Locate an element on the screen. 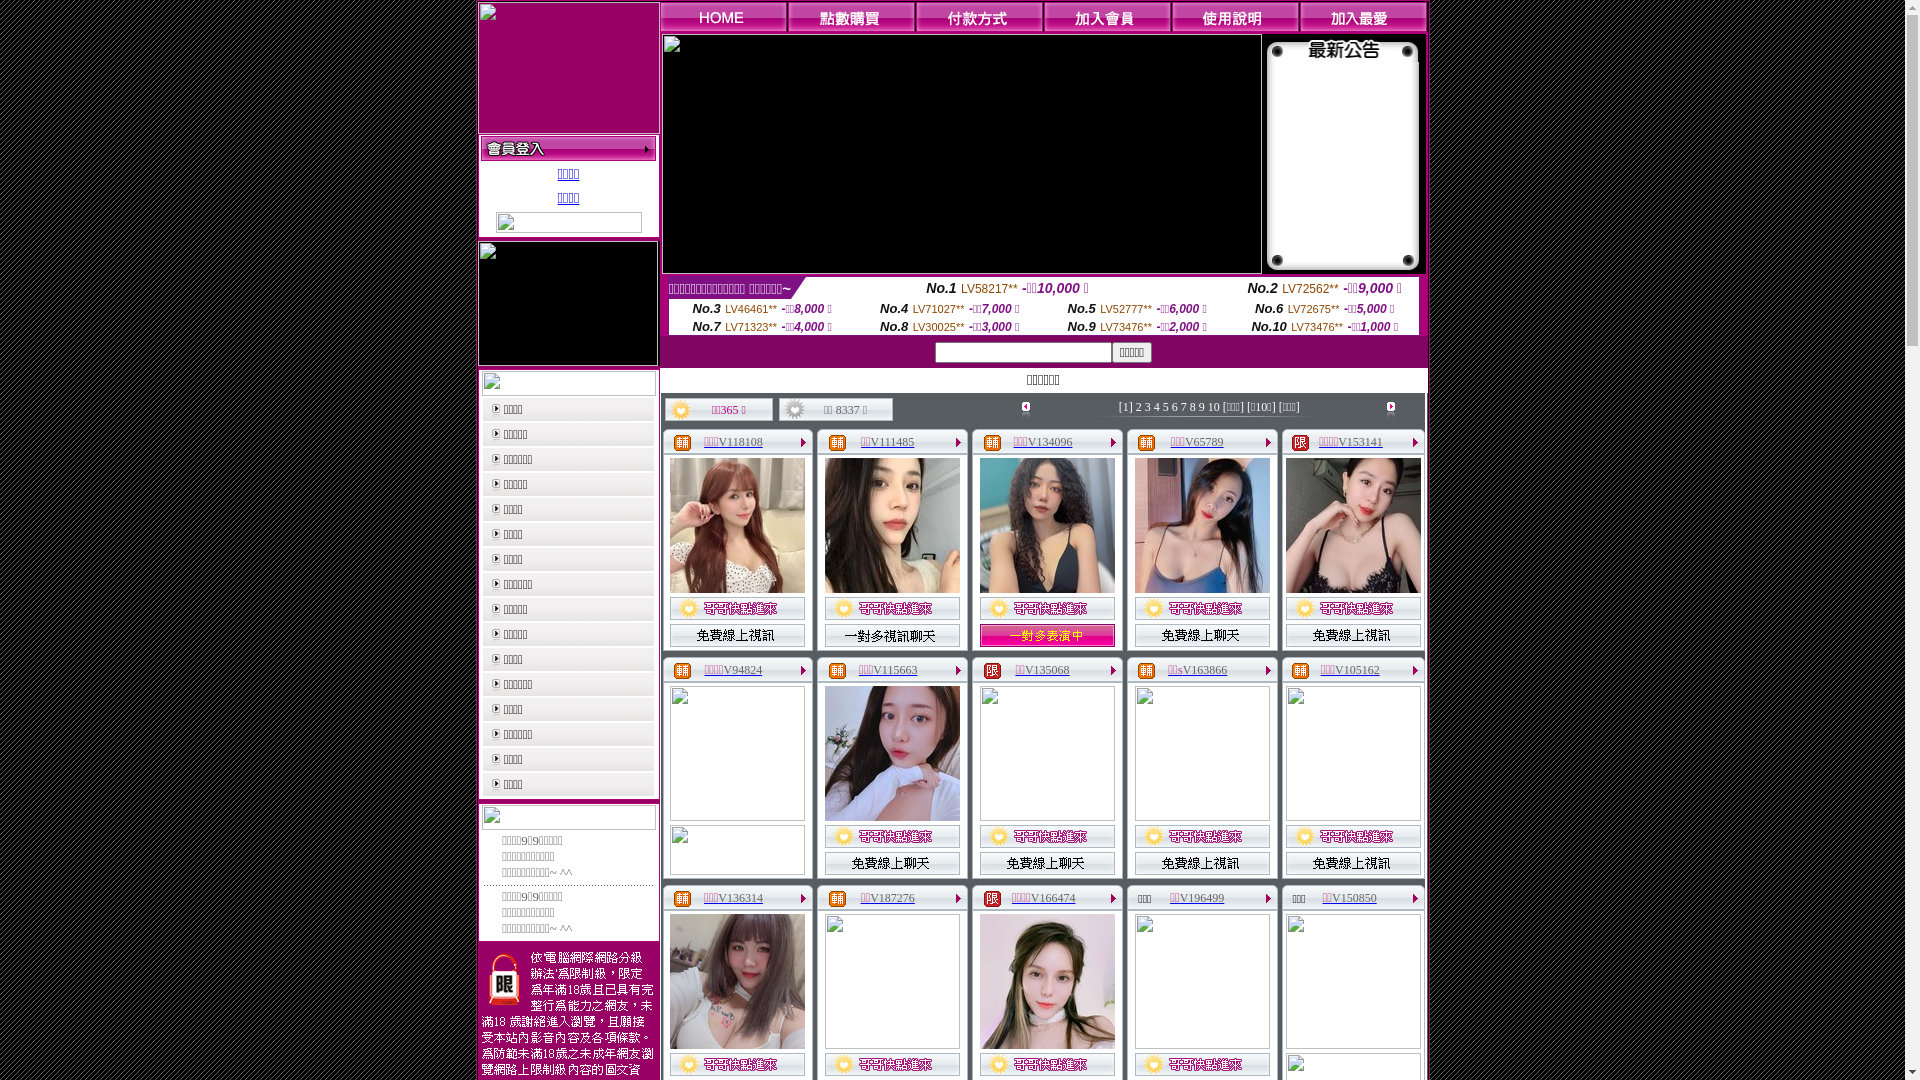 The width and height of the screenshot is (1920, 1080). 'V105162' is located at coordinates (1357, 670).